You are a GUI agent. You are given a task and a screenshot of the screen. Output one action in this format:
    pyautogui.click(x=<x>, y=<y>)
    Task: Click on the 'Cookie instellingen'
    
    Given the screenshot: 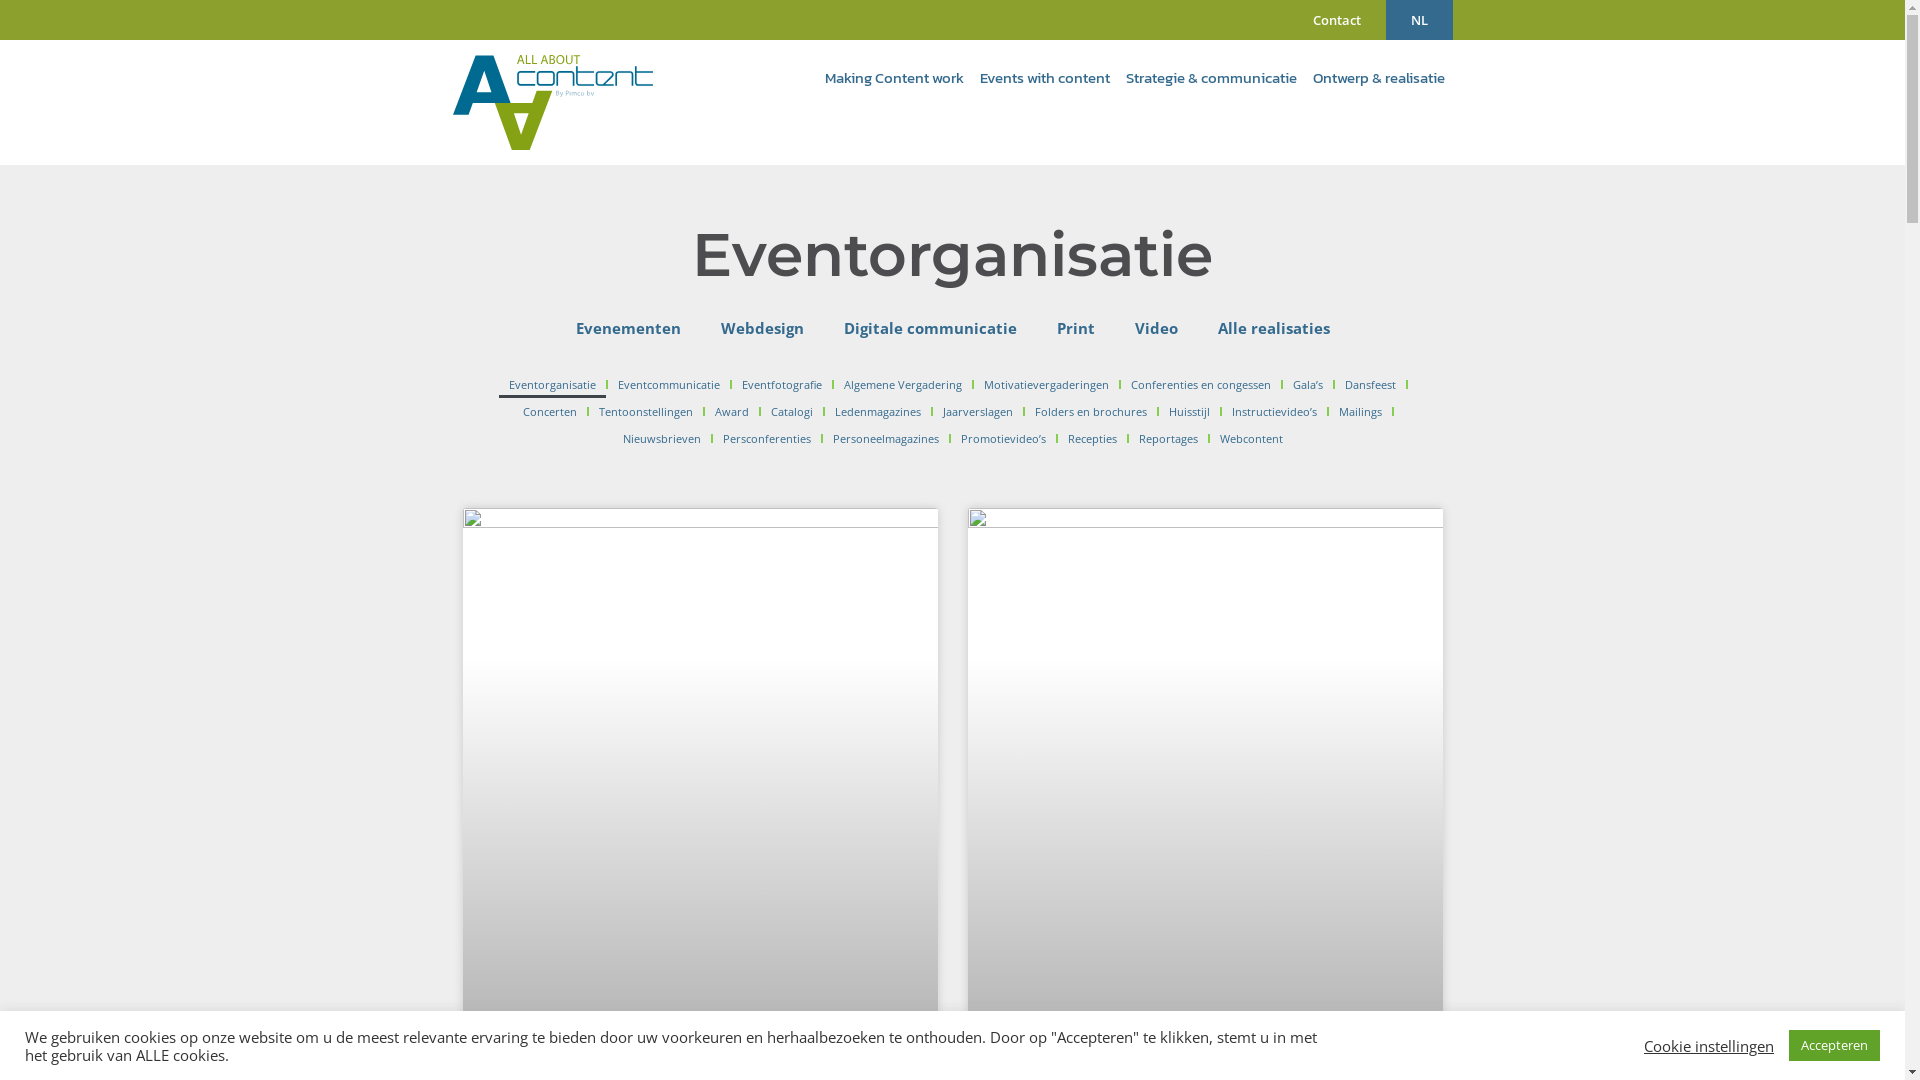 What is the action you would take?
    pyautogui.click(x=1707, y=1044)
    